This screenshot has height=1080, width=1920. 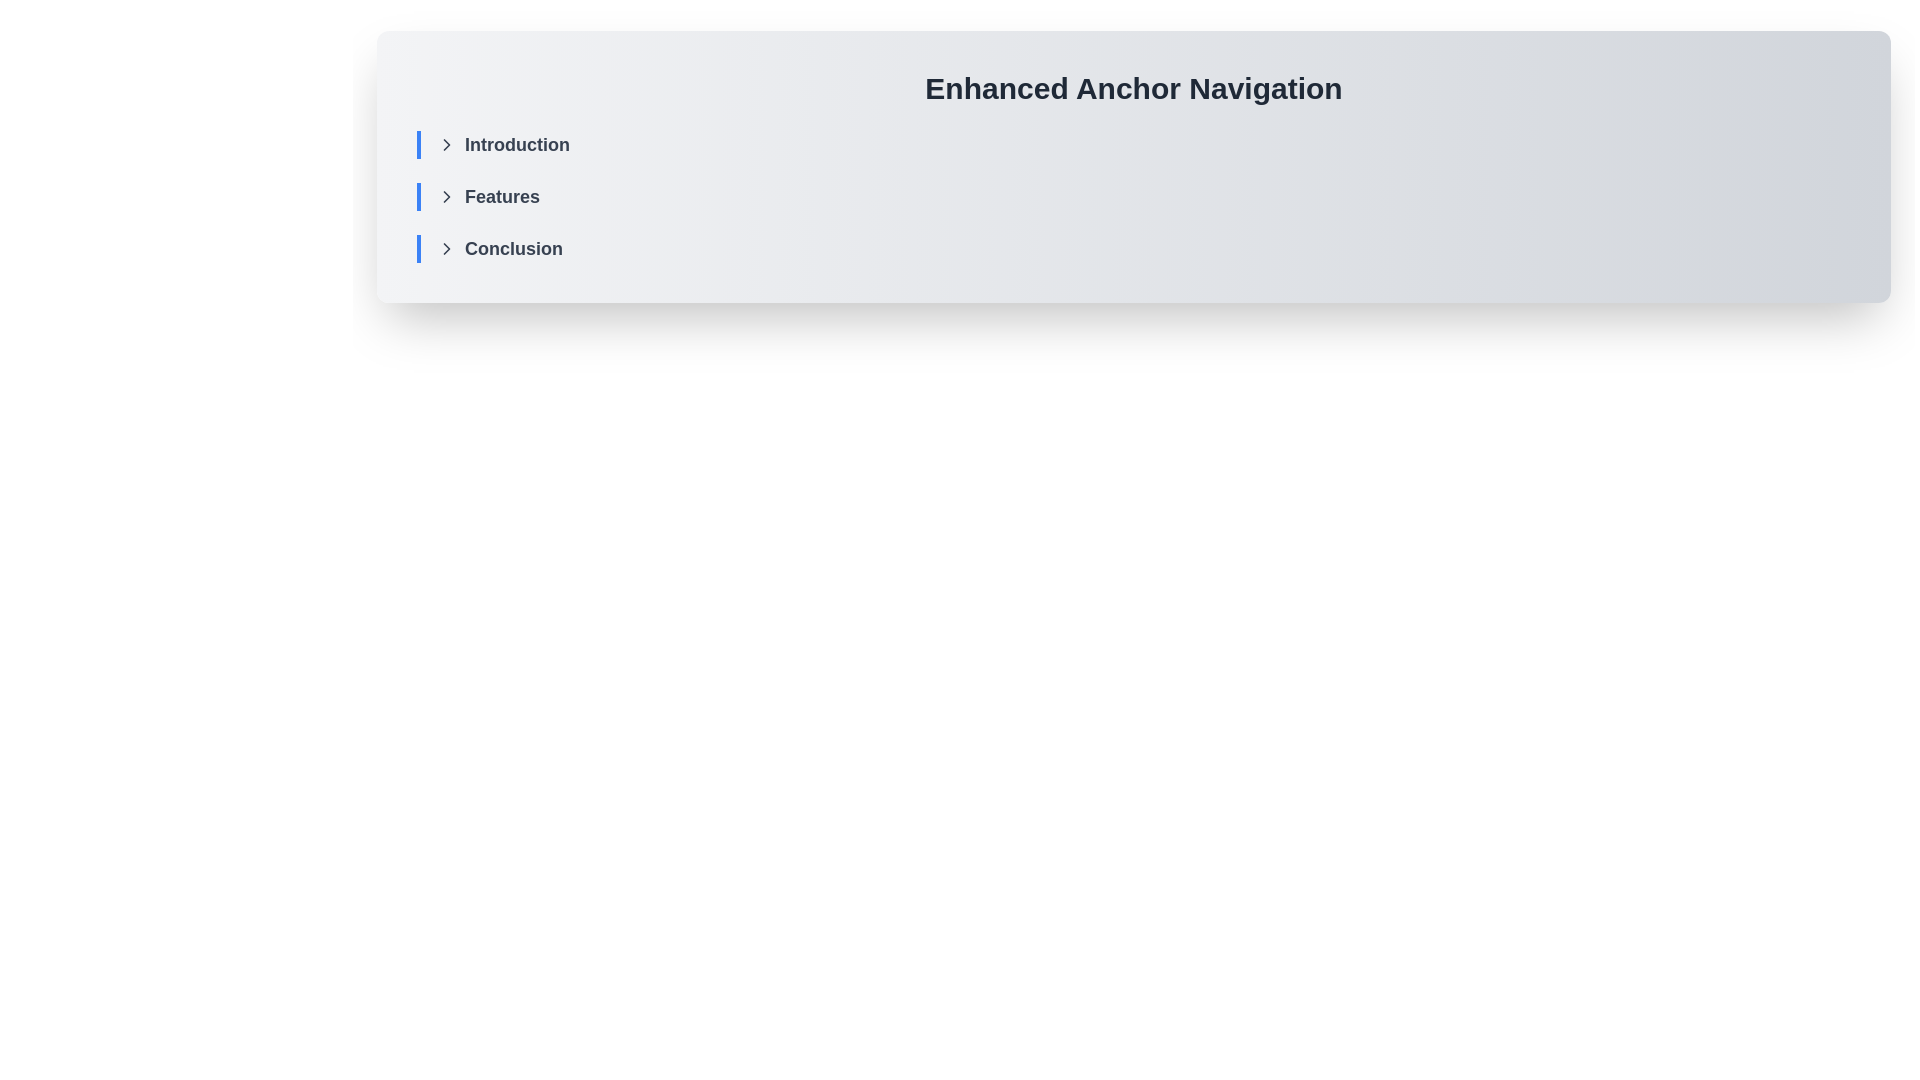 I want to click on the chevron icon located to the left of the 'Introduction' text, so click(x=445, y=144).